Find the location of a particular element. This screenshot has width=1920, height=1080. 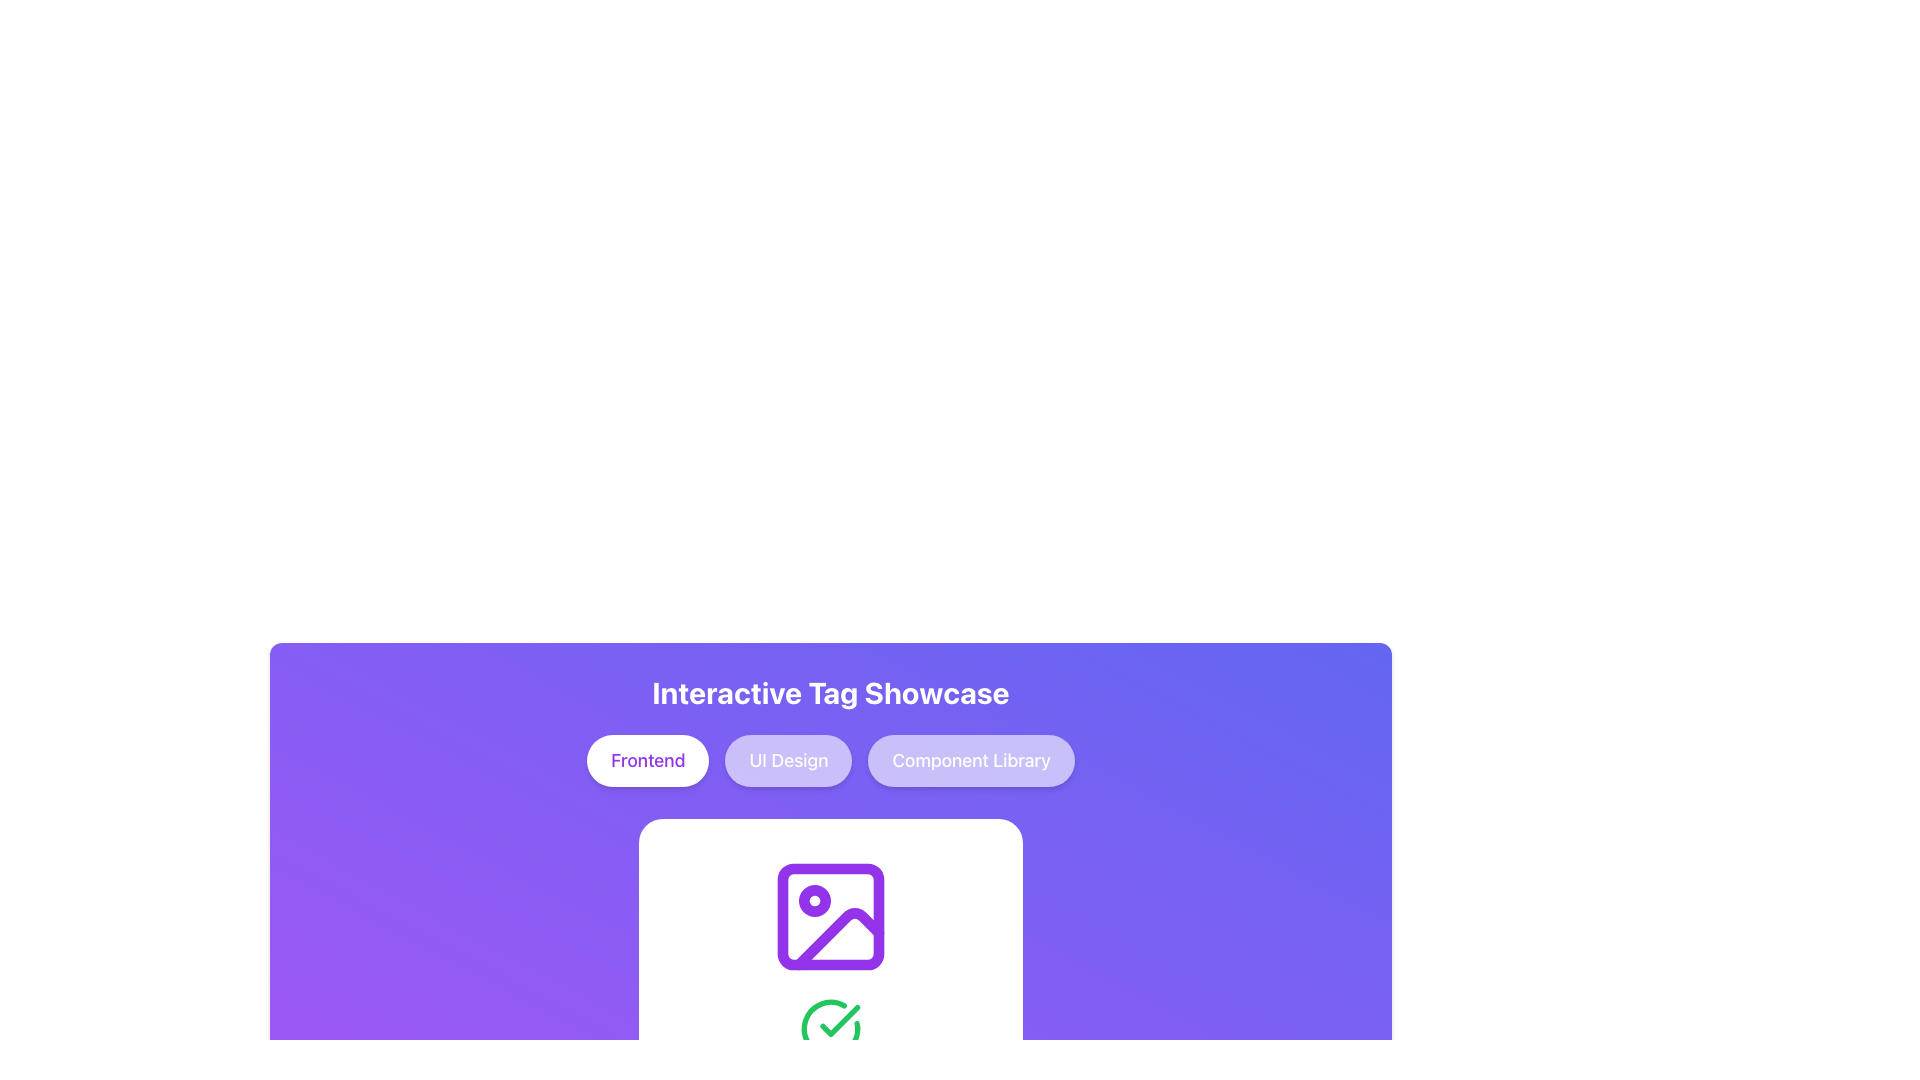

the Text Label that displays 'Interactive Tag Showcase' in bold, large white text on a purple gradient background, located at the top of the card is located at coordinates (830, 692).